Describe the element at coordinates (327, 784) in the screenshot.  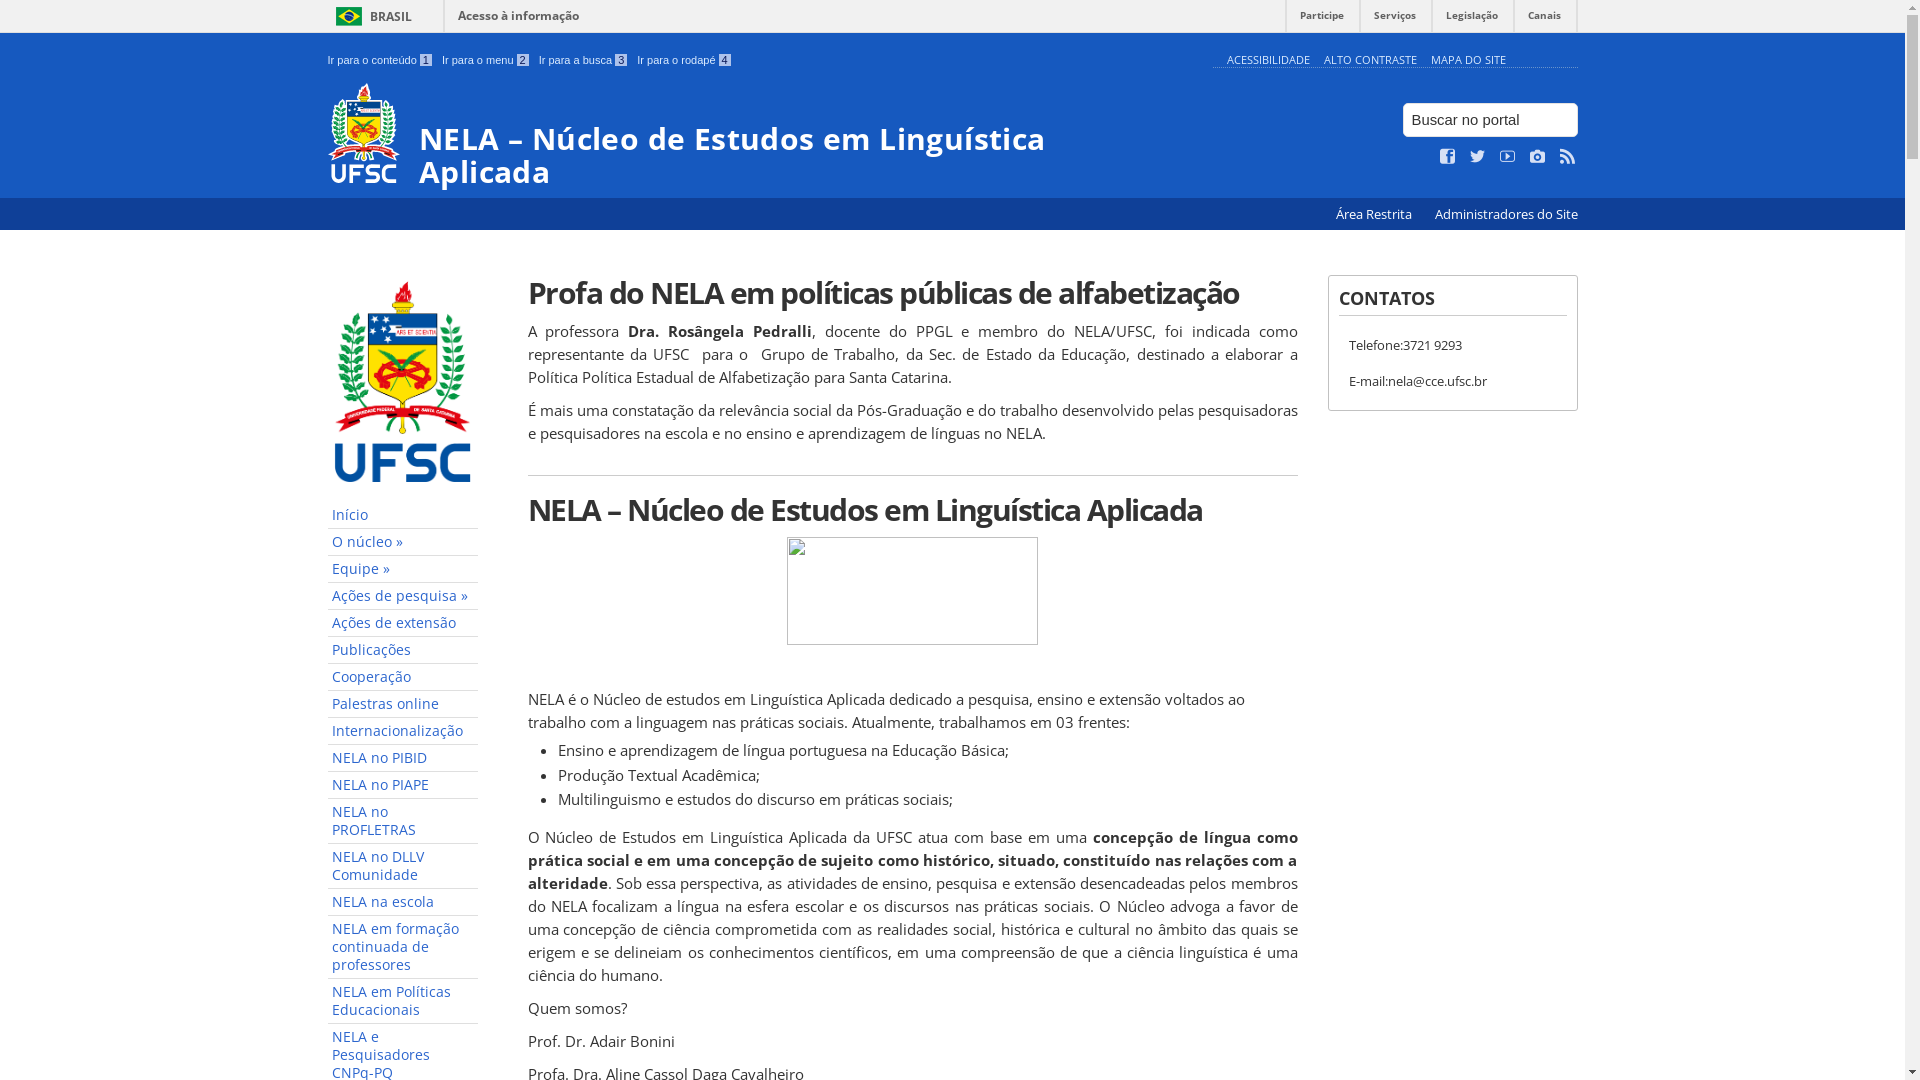
I see `'NELA no PIAPE'` at that location.